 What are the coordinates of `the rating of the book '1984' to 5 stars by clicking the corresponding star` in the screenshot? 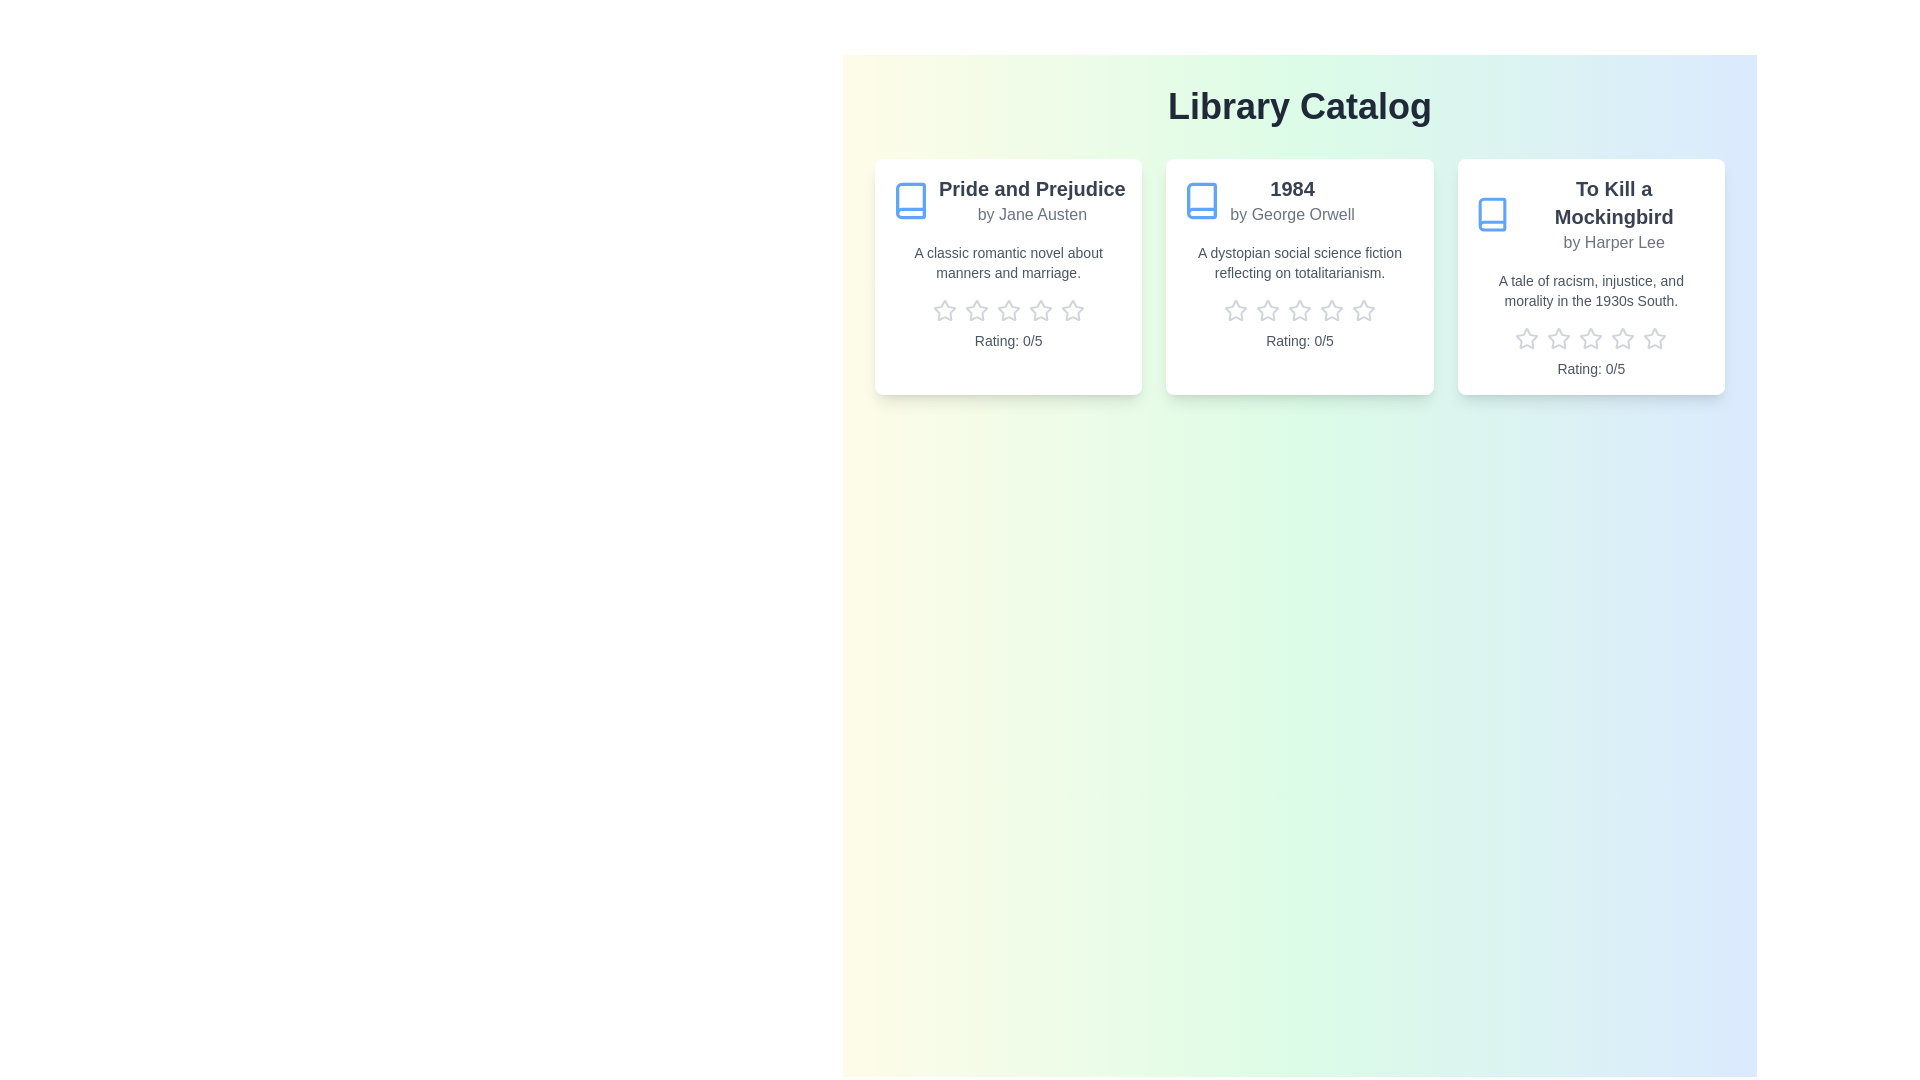 It's located at (1362, 311).